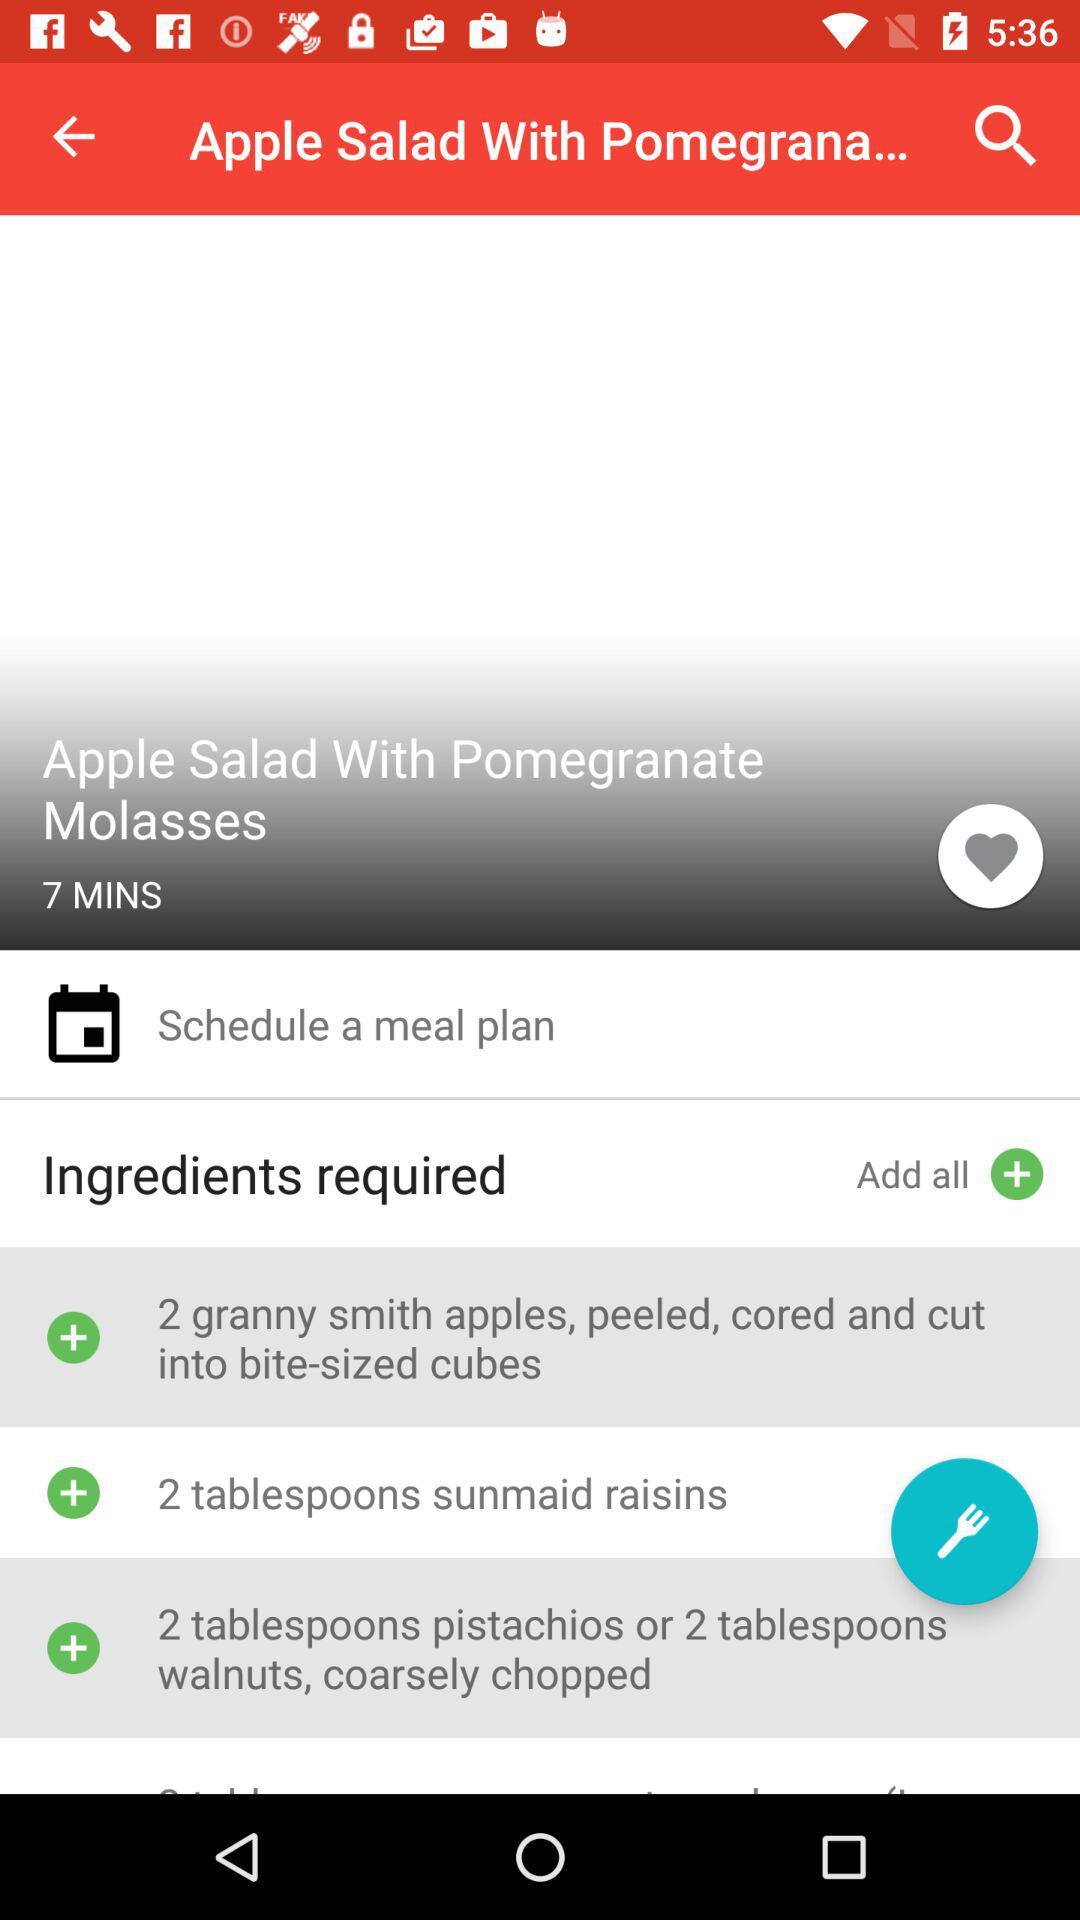  What do you see at coordinates (963, 1530) in the screenshot?
I see `see nutrition information` at bounding box center [963, 1530].